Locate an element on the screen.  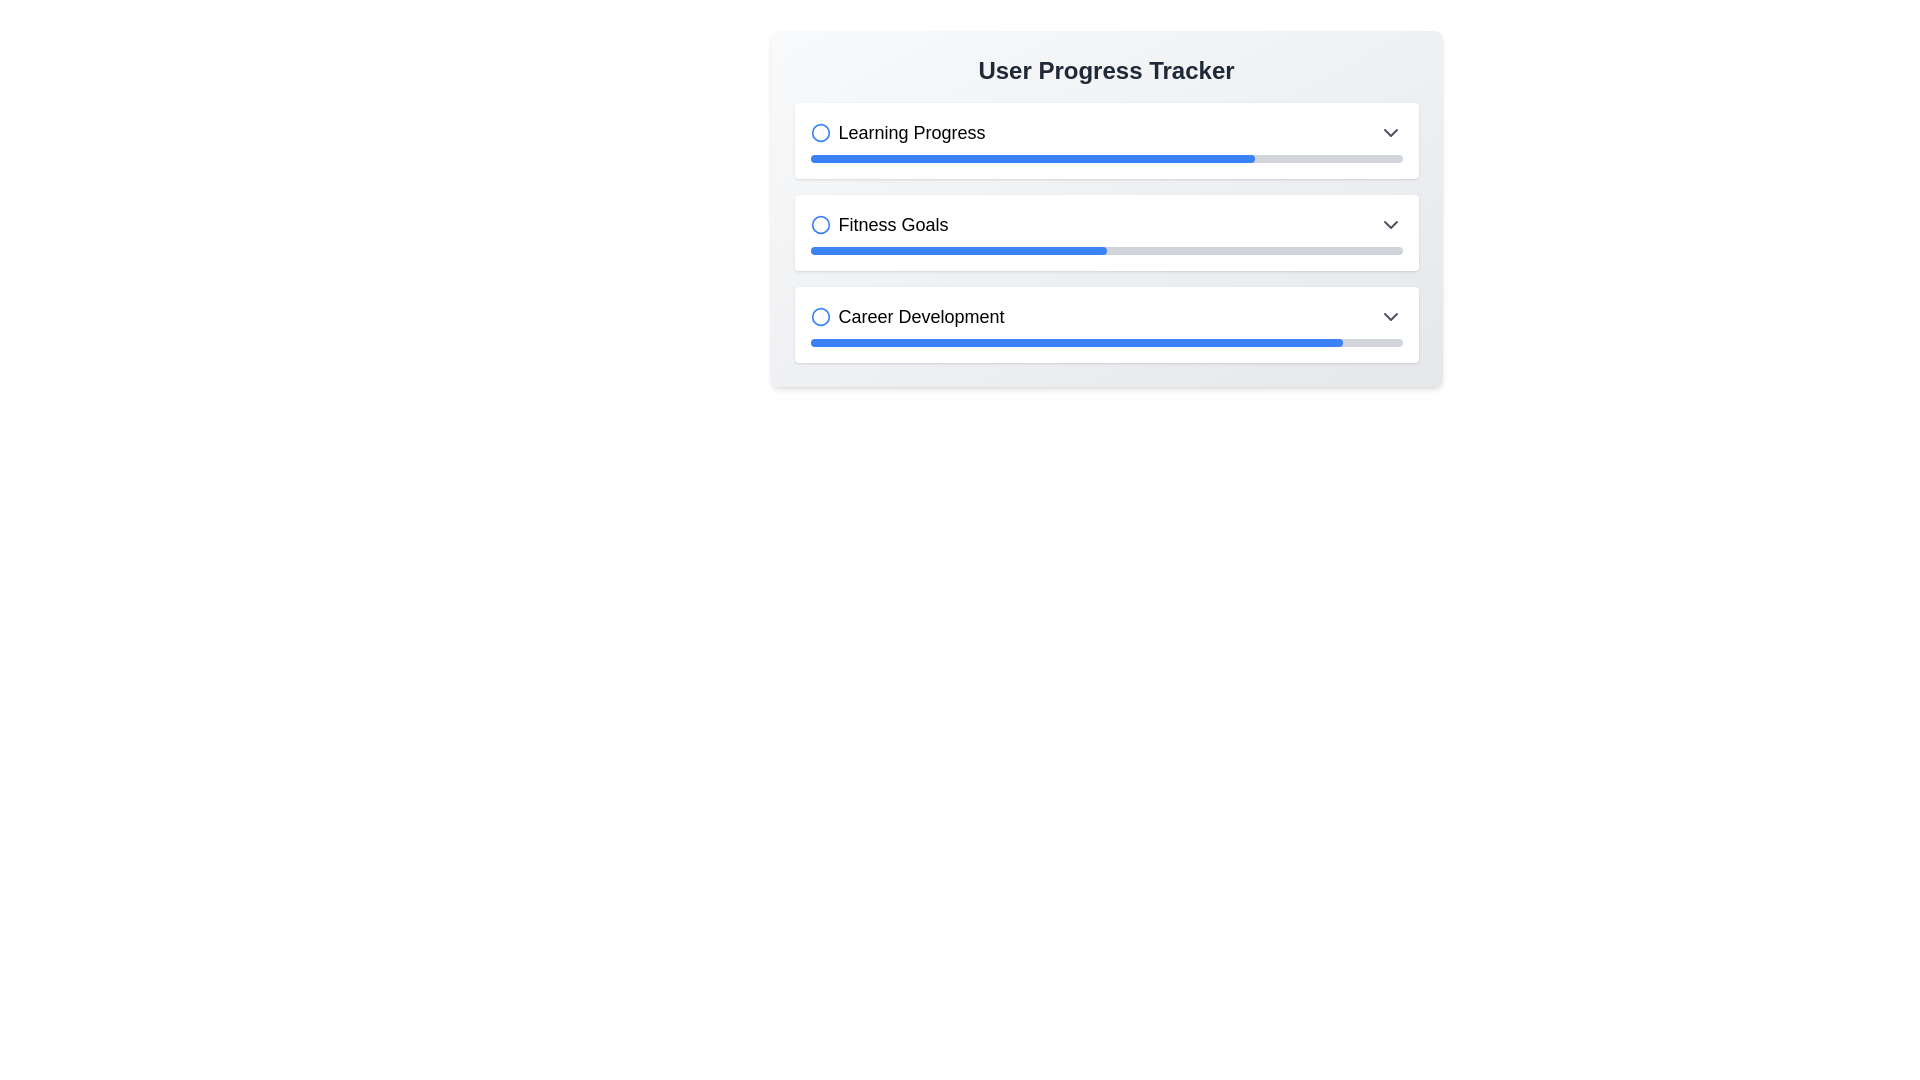
the third progress bar located below the 'Career Development' text, which features a light gray background and a blue fill with rounded ends is located at coordinates (1105, 342).